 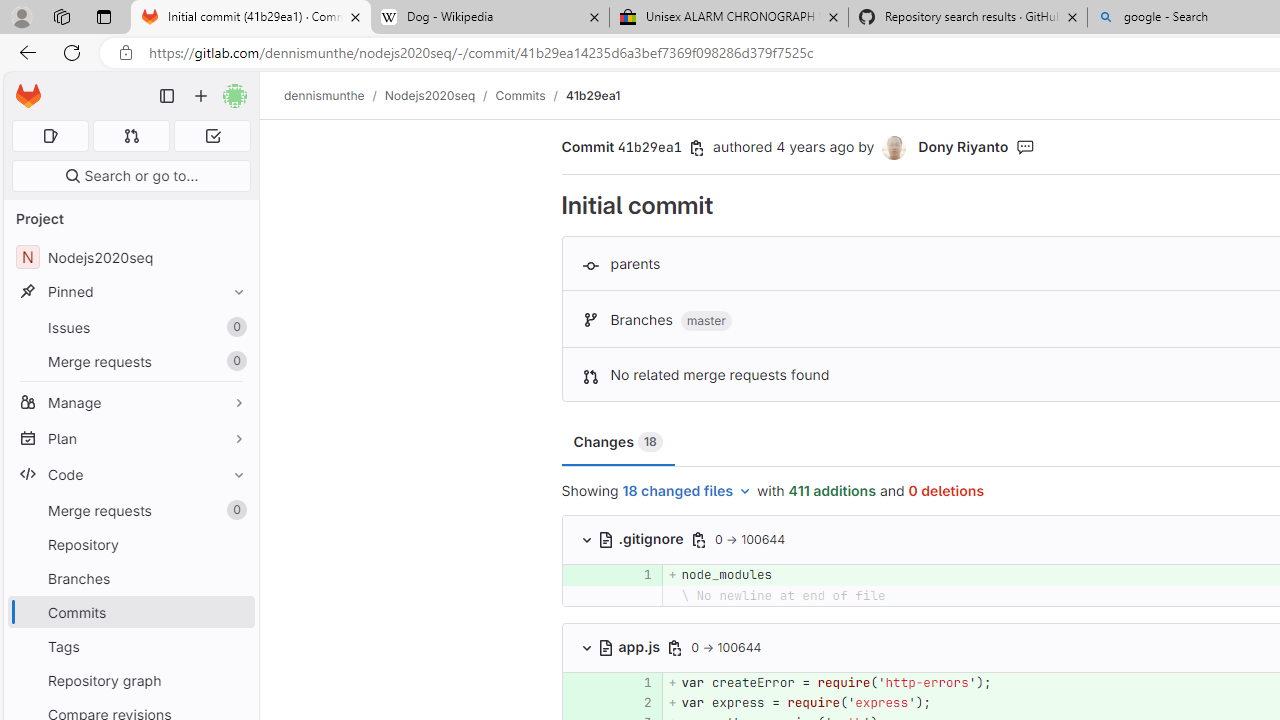 I want to click on 'Merge requests0', so click(x=130, y=509).